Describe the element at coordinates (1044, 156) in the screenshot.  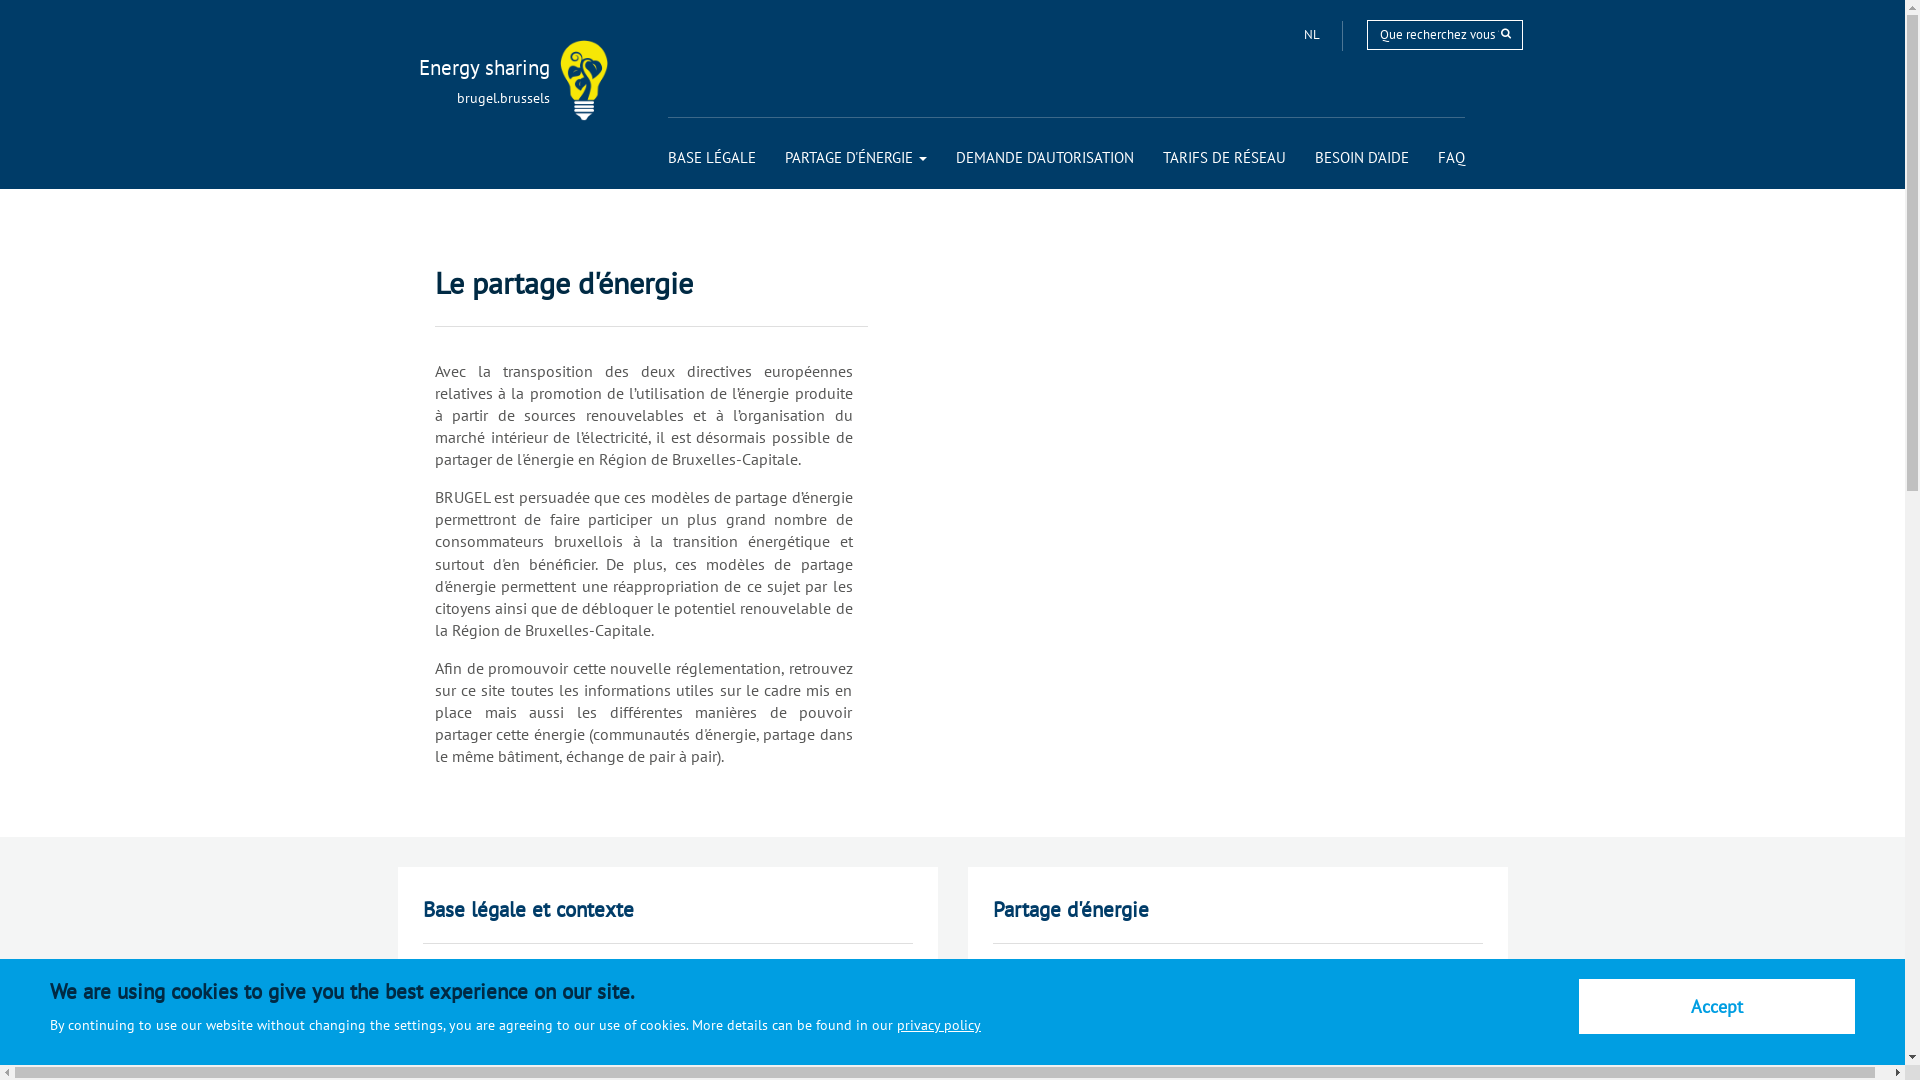
I see `'DEMANDE D'AUTORISATION'` at that location.